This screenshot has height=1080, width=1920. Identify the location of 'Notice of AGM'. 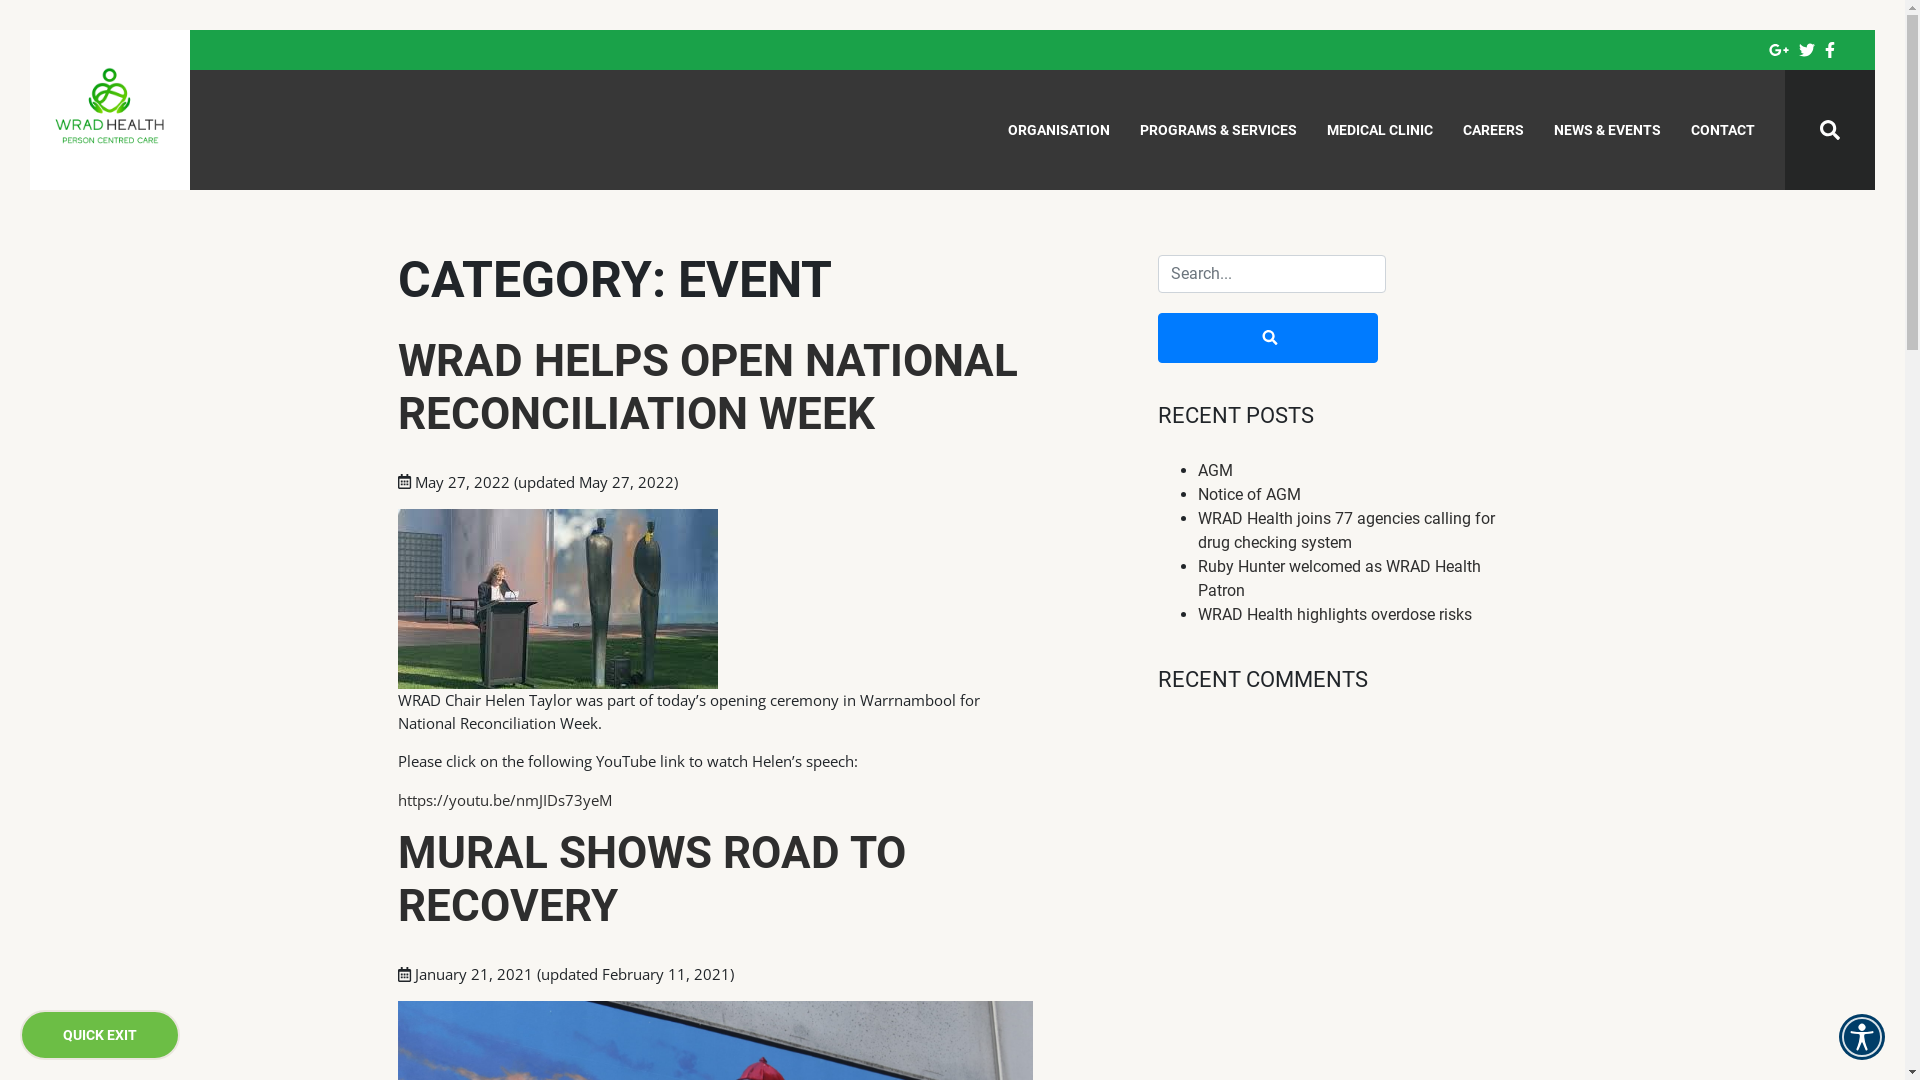
(1248, 494).